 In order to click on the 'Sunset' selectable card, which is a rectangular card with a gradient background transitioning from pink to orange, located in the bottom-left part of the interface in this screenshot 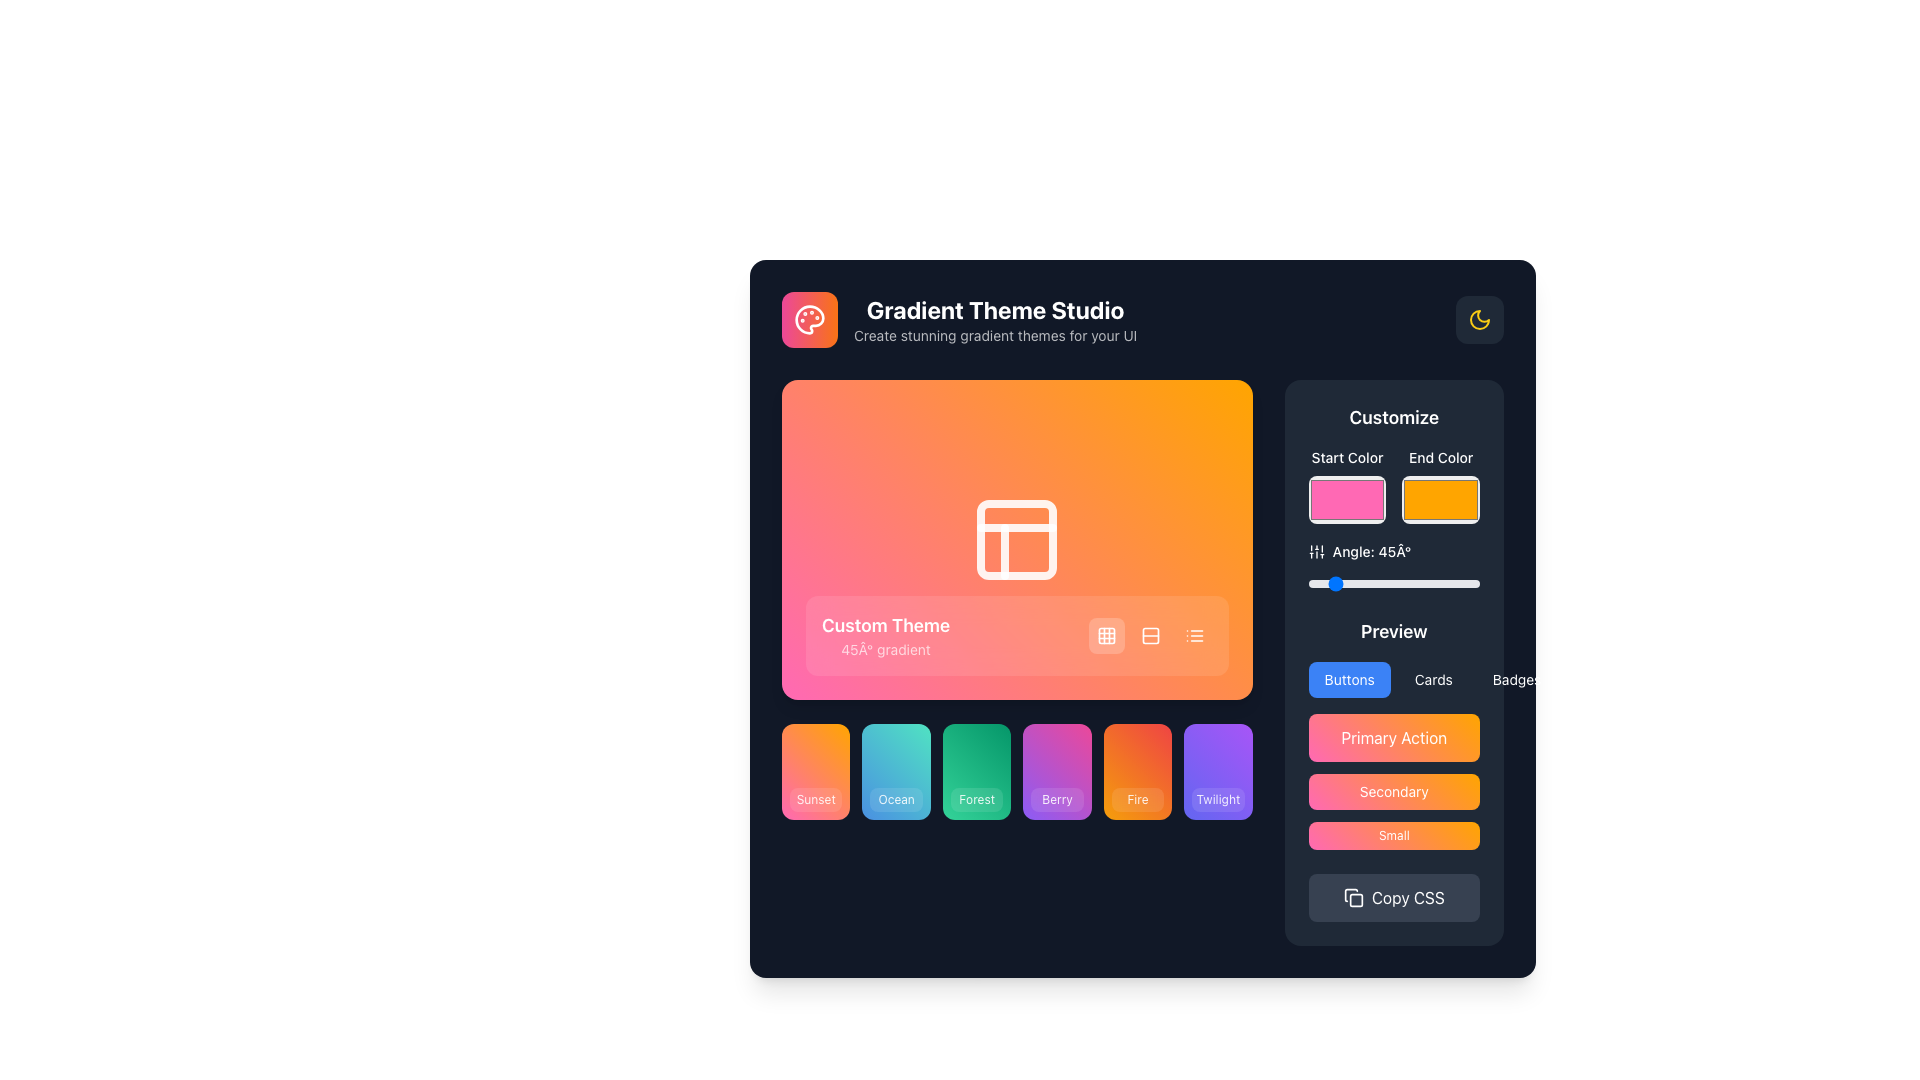, I will do `click(816, 770)`.